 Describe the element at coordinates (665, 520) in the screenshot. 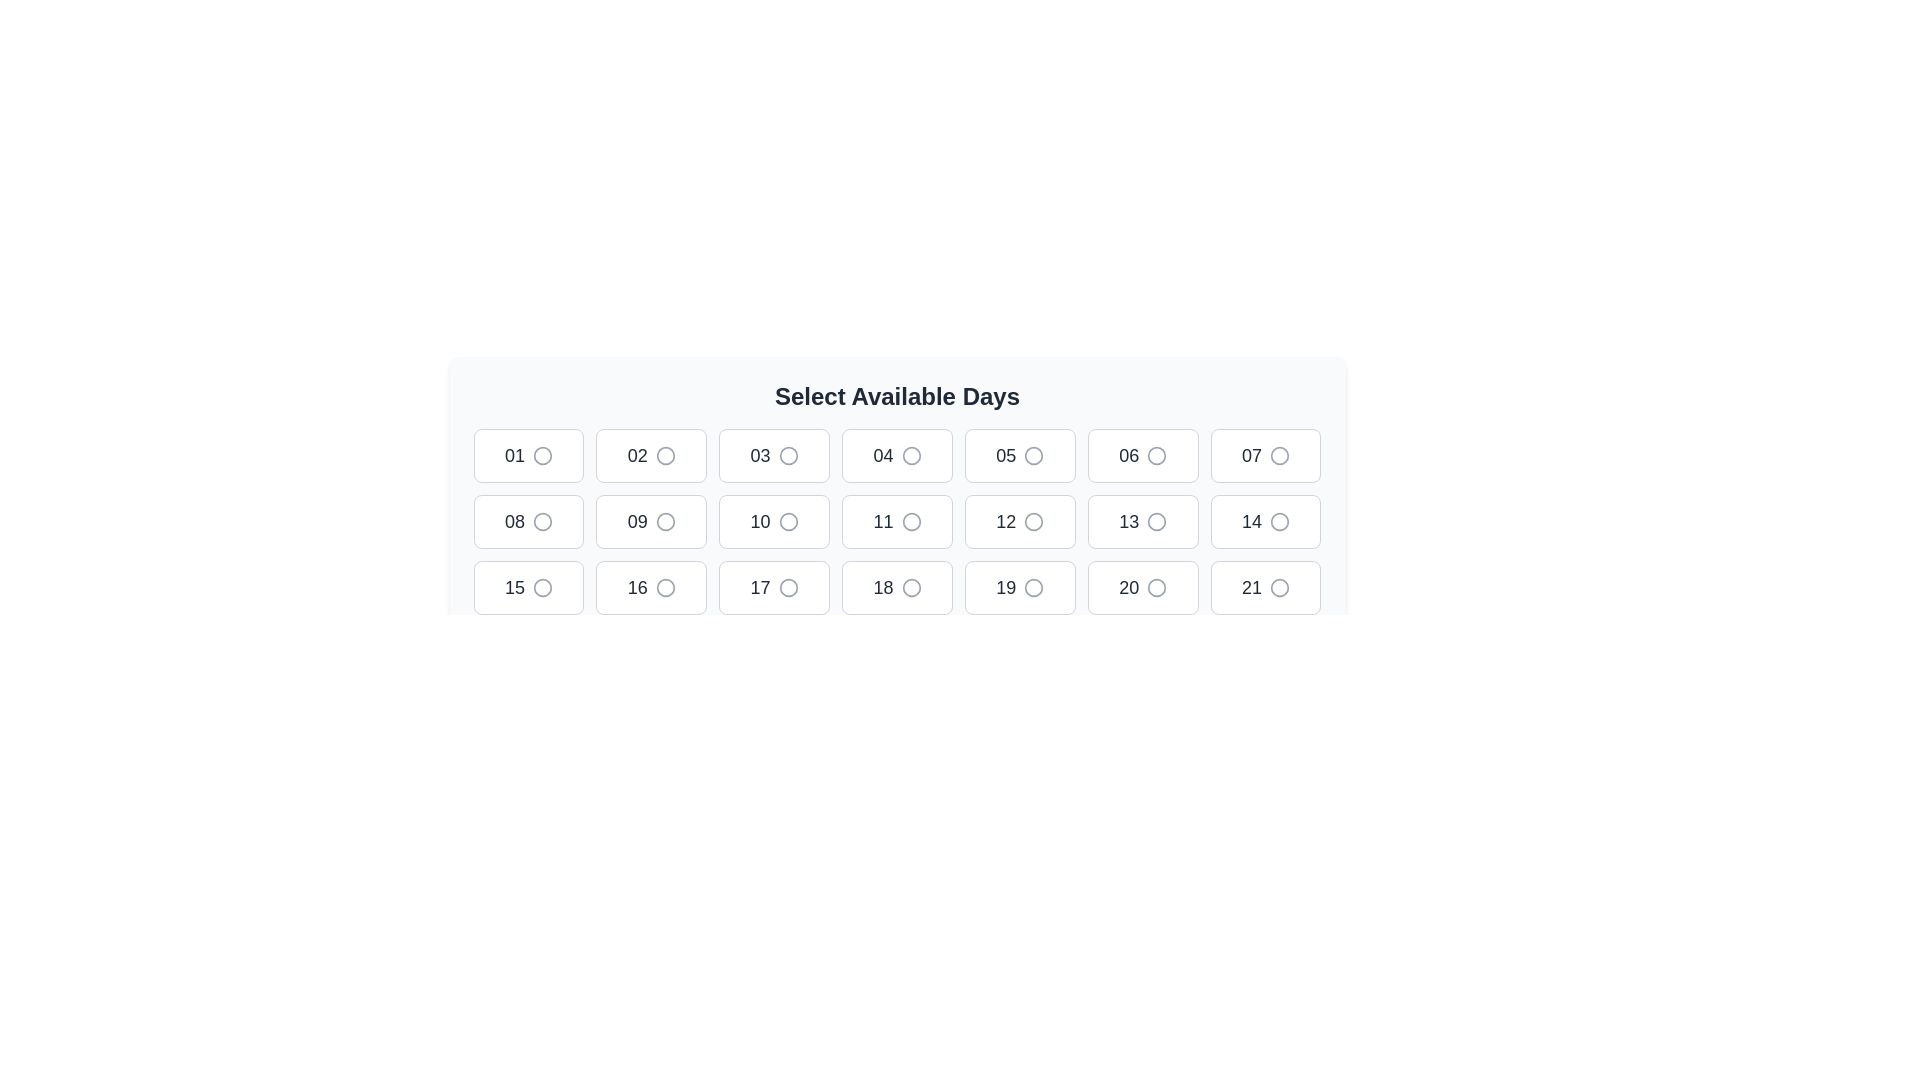

I see `the unselected state indicator SVG circle icon for the selectable day '09'` at that location.